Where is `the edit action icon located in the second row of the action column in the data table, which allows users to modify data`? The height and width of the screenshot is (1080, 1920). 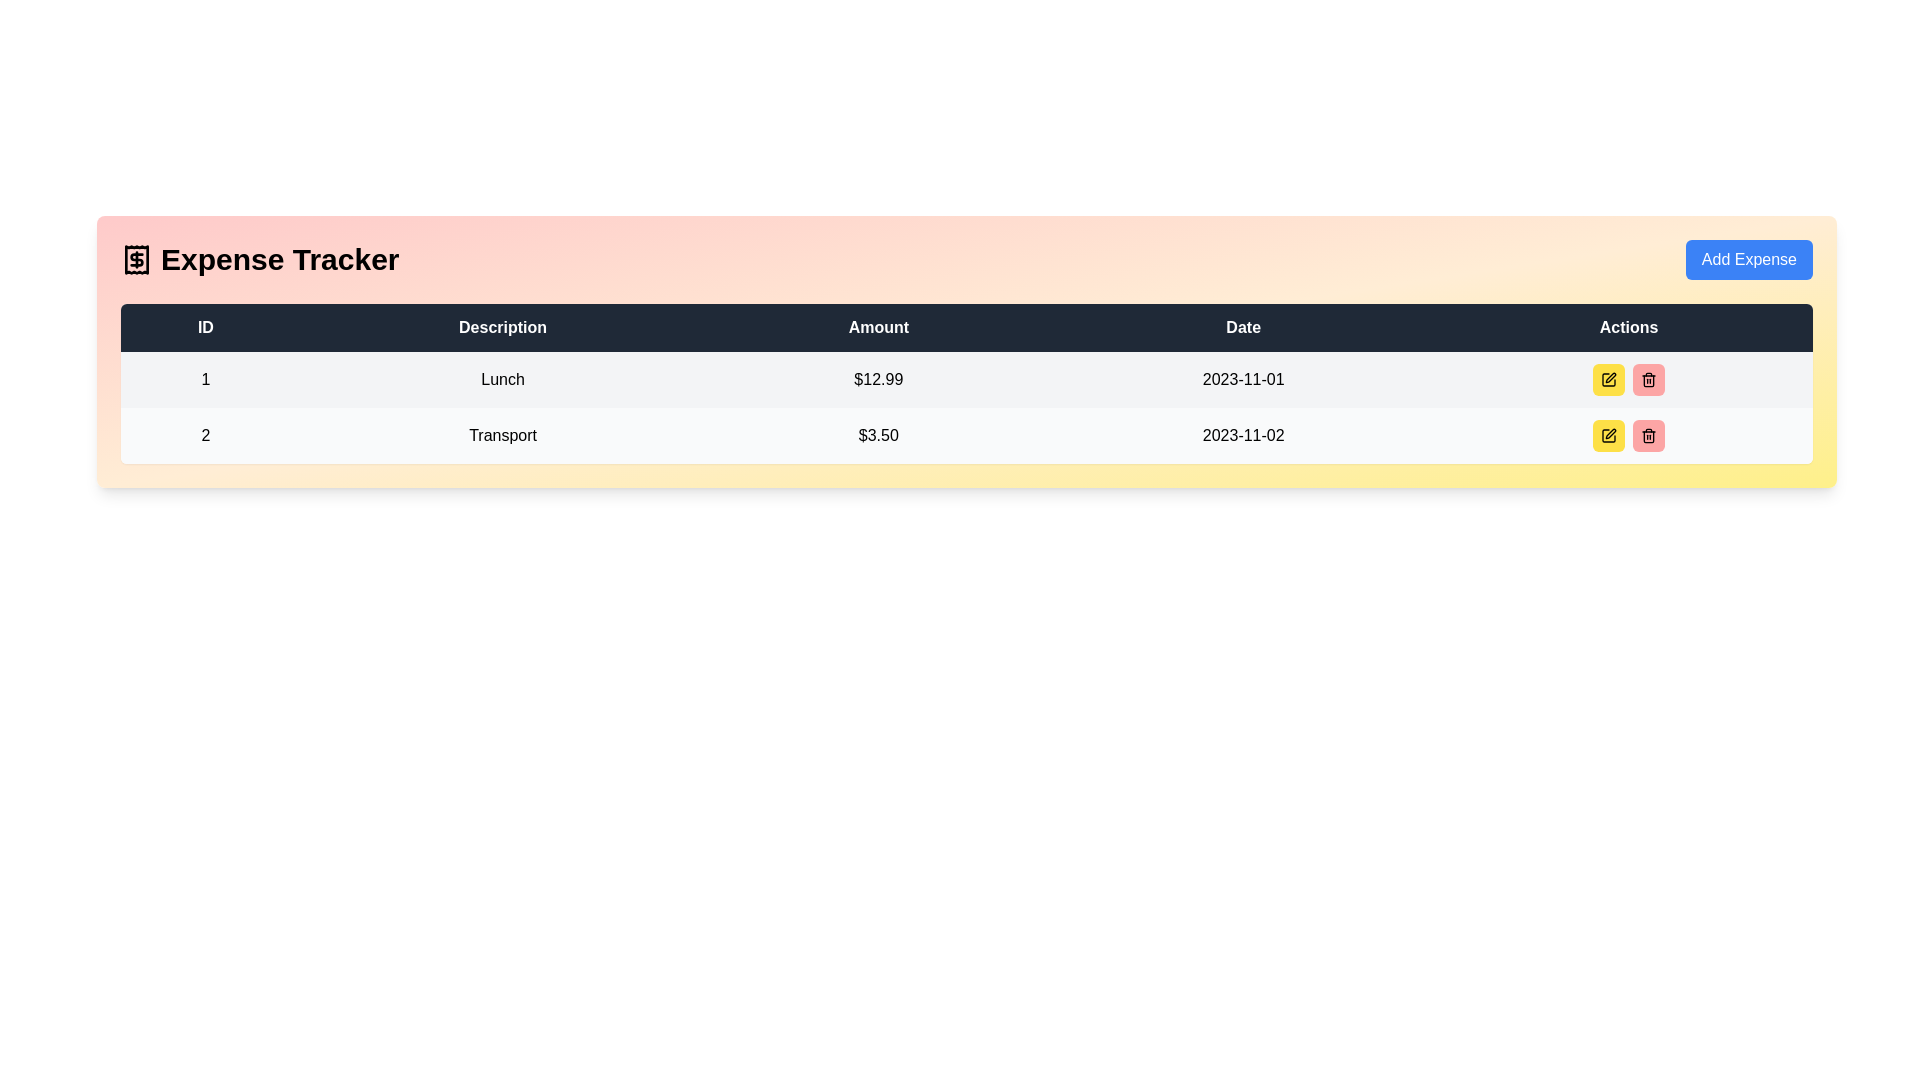 the edit action icon located in the second row of the action column in the data table, which allows users to modify data is located at coordinates (1608, 380).